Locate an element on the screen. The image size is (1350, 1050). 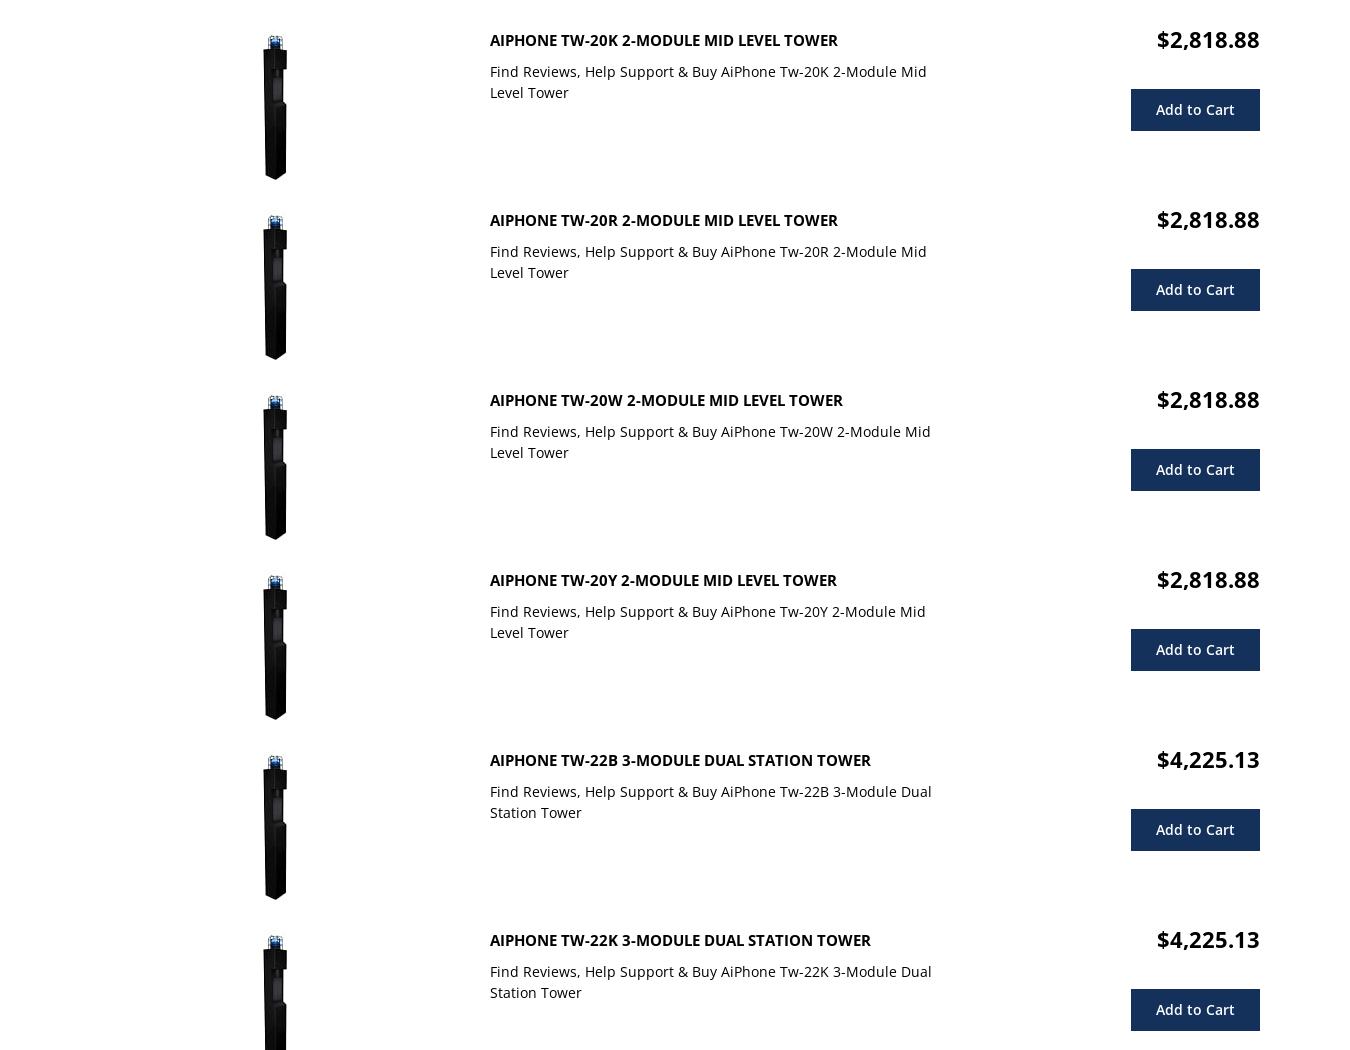
'AiPhone Tw-20K 2-Module Mid Level Tower' is located at coordinates (664, 39).